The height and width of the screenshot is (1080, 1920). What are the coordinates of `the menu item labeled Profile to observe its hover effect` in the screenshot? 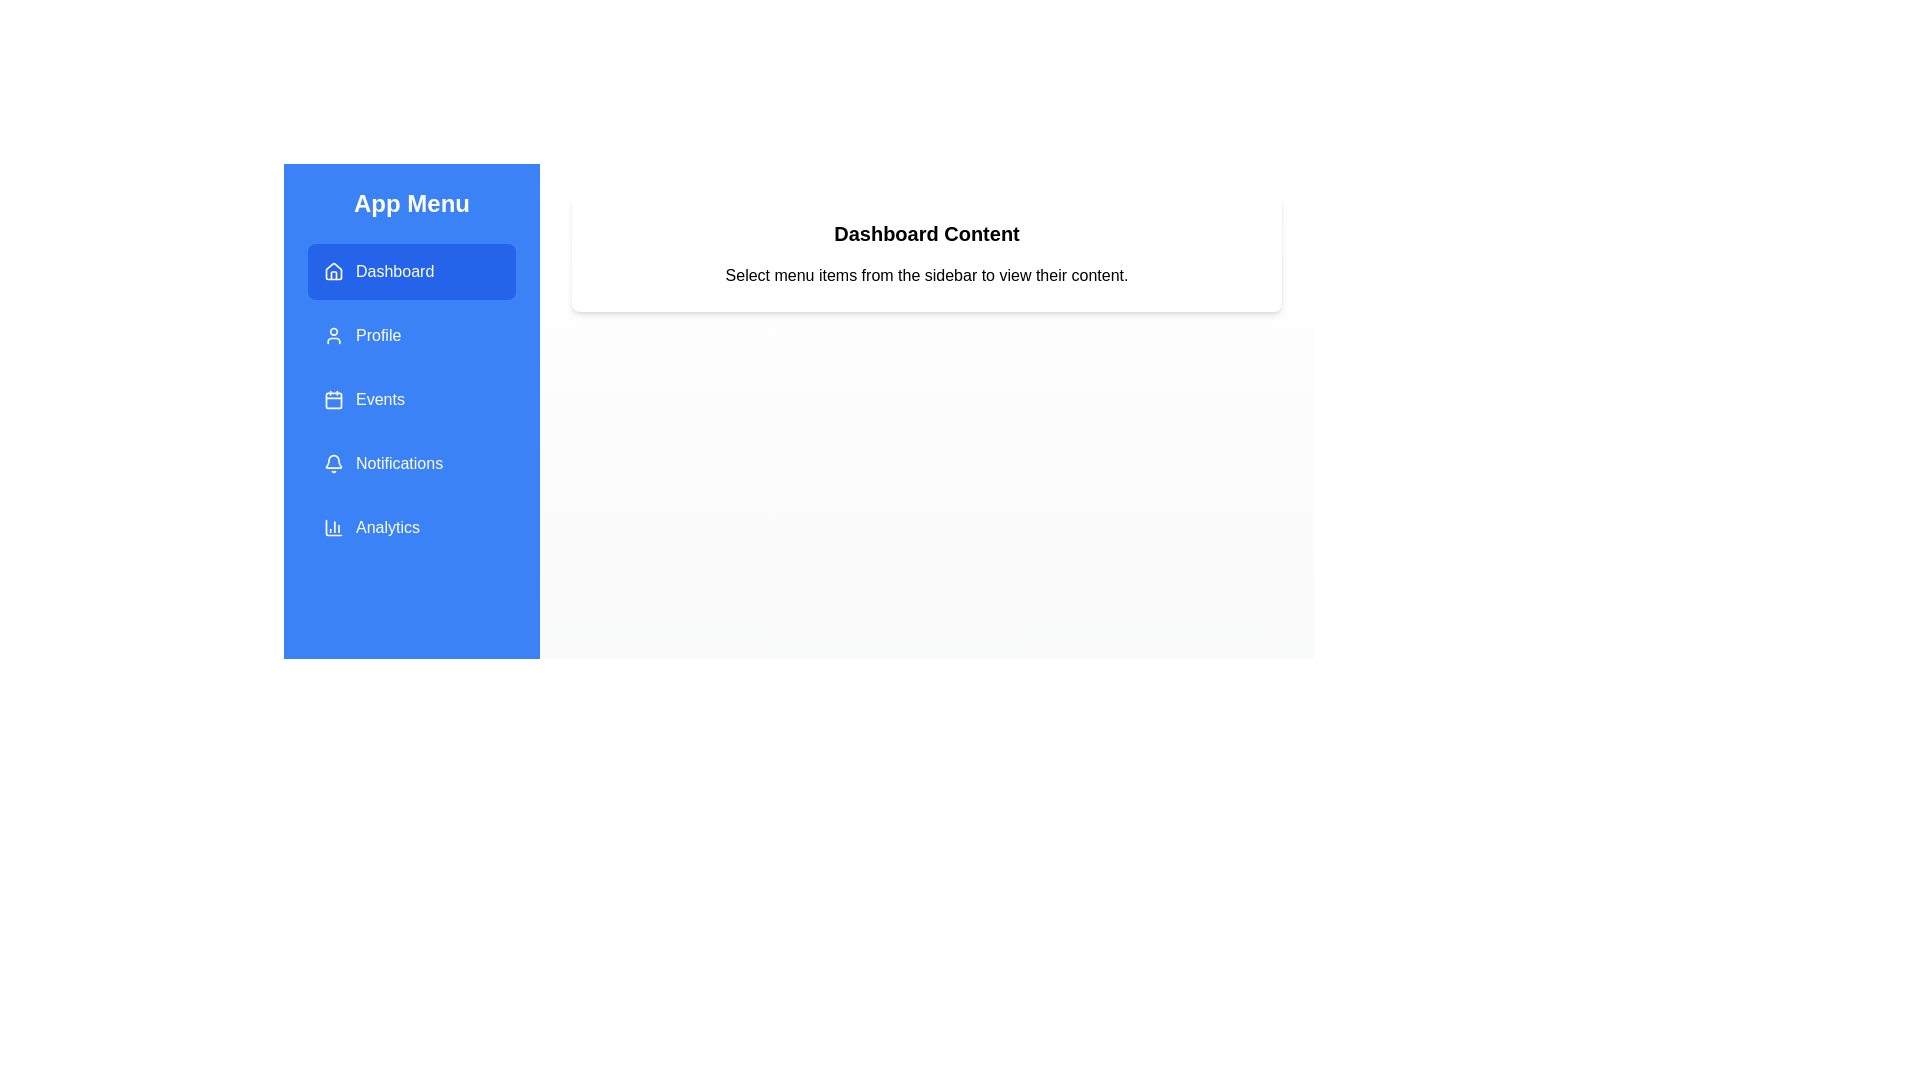 It's located at (411, 334).